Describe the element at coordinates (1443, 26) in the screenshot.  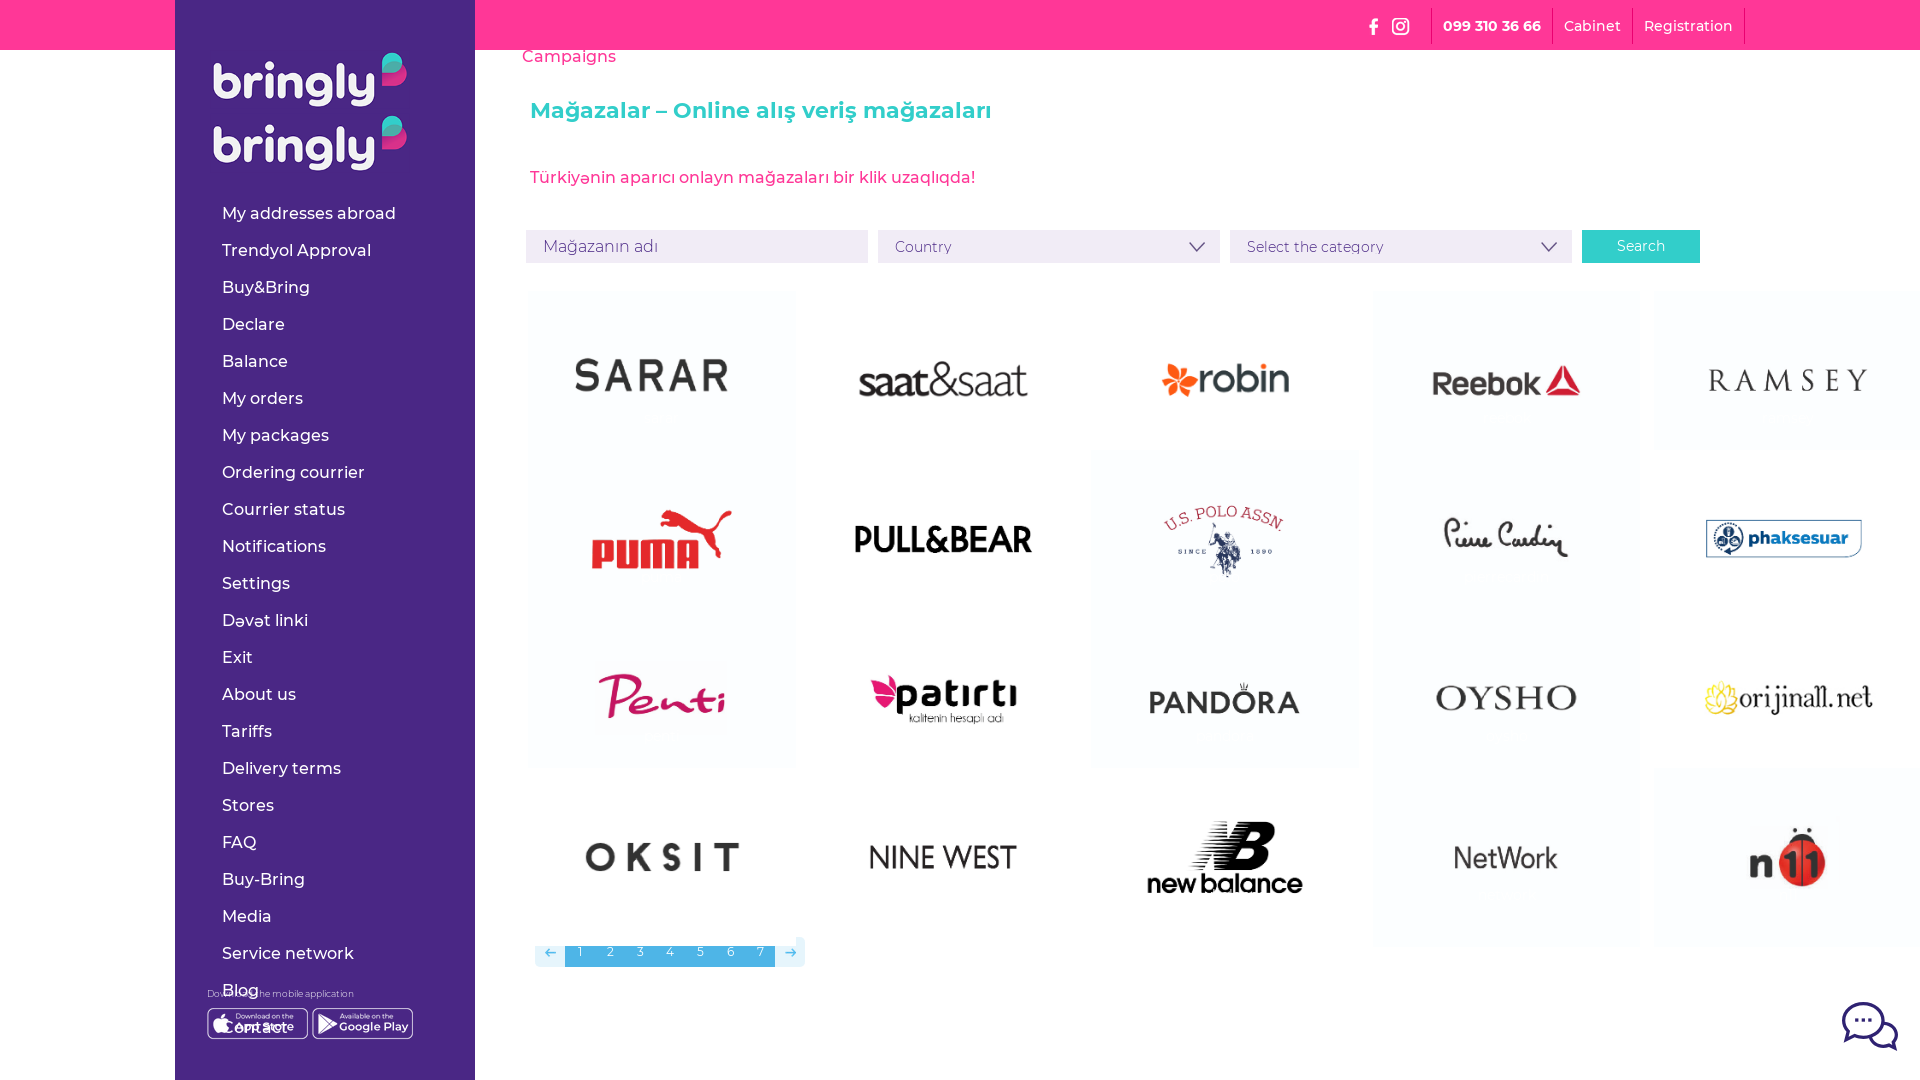
I see `'099 310 36 66'` at that location.